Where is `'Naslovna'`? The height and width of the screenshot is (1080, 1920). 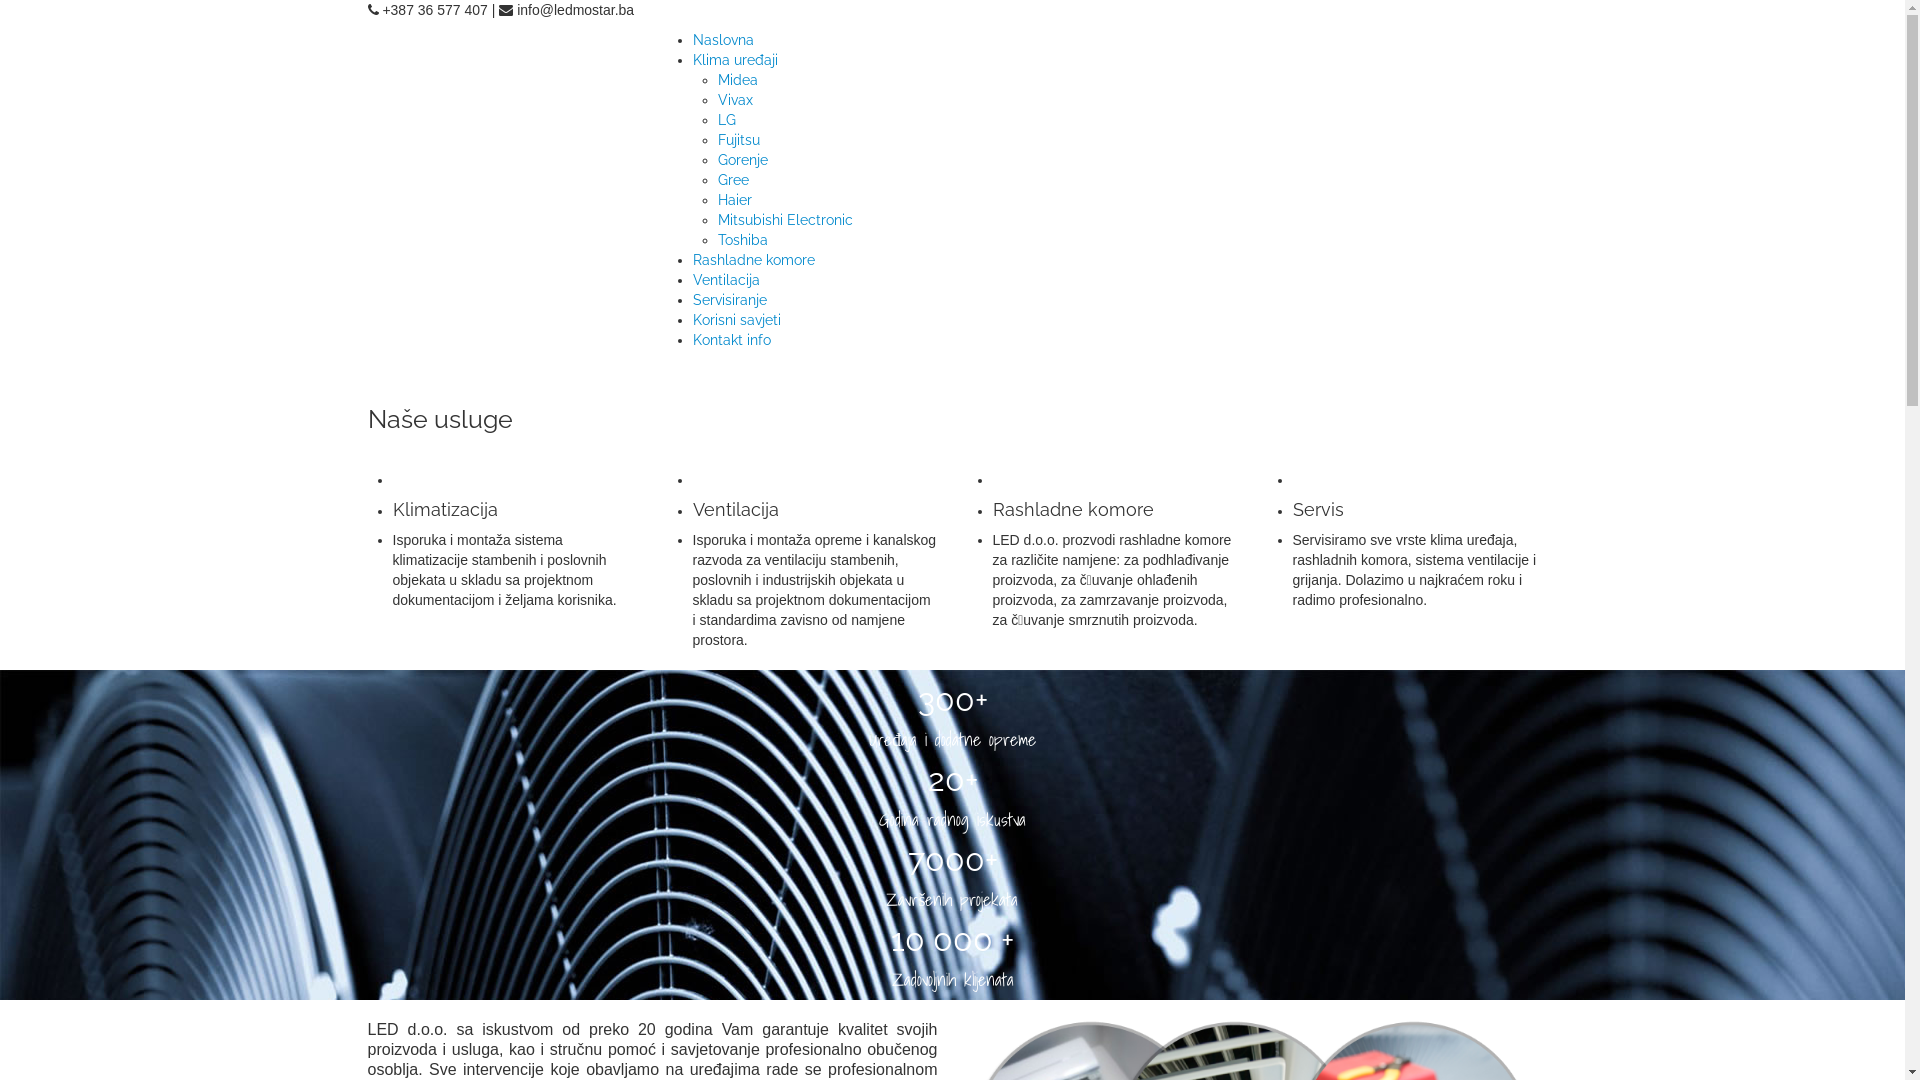 'Naslovna' is located at coordinates (721, 39).